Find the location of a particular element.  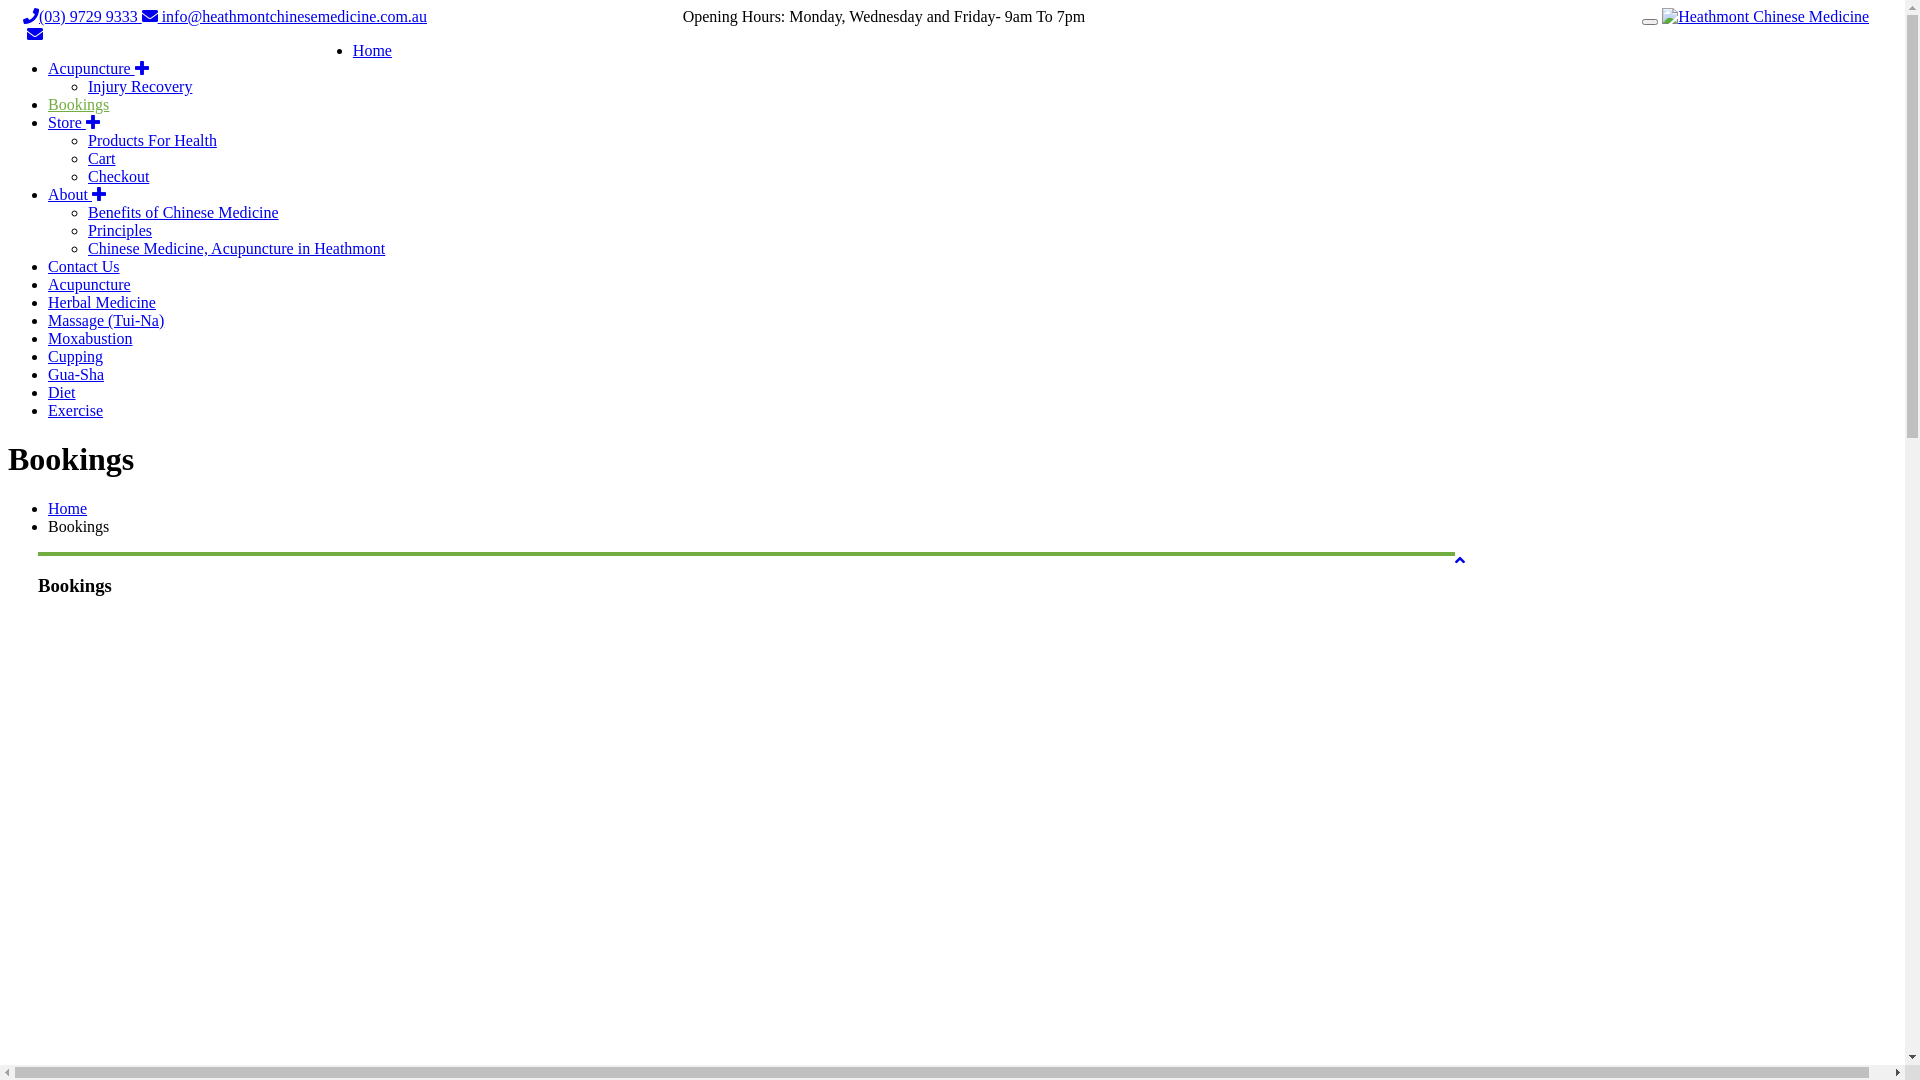

'Herbal Medicine' is located at coordinates (100, 302).